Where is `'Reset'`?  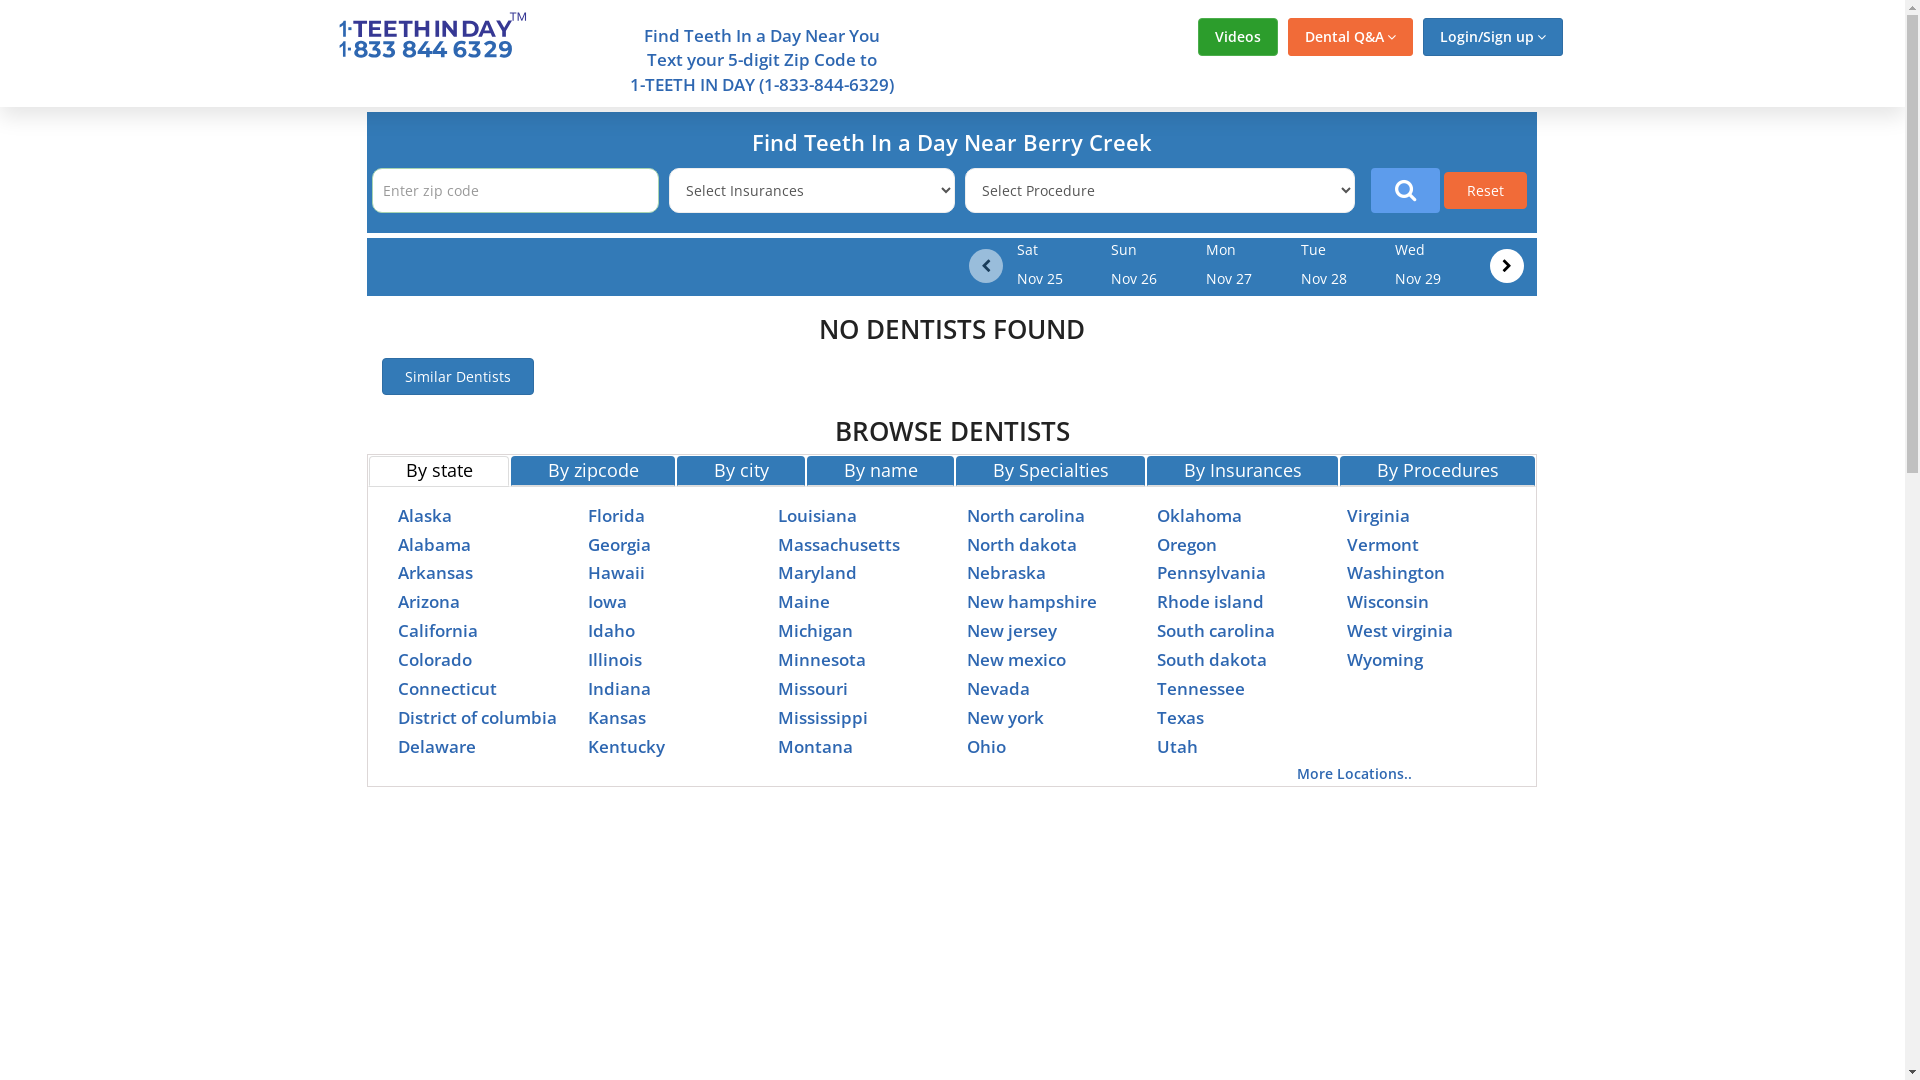 'Reset' is located at coordinates (1485, 190).